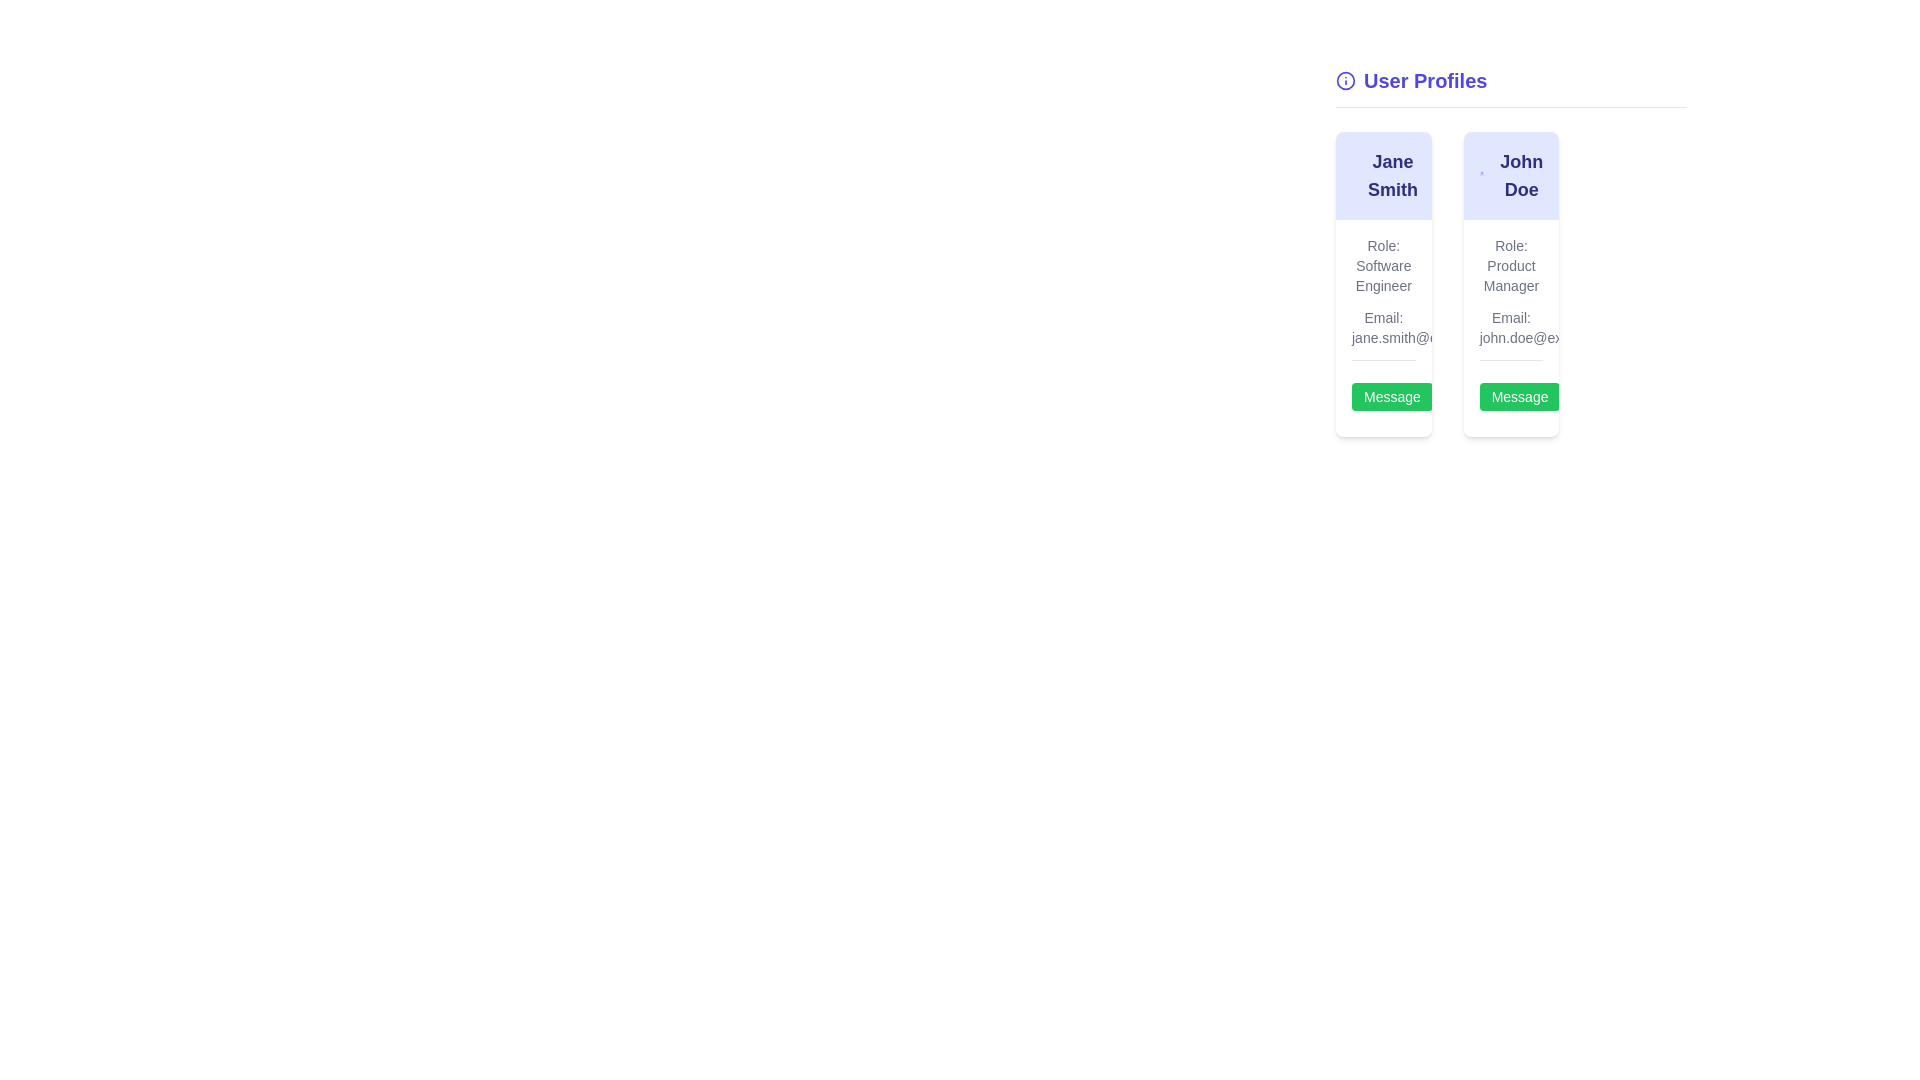 This screenshot has height=1080, width=1920. Describe the element at coordinates (1511, 175) in the screenshot. I see `the 'John Doe' text element, styled with bold large indigo font, located at the top of the right profile card under the 'User Profiles' heading` at that location.